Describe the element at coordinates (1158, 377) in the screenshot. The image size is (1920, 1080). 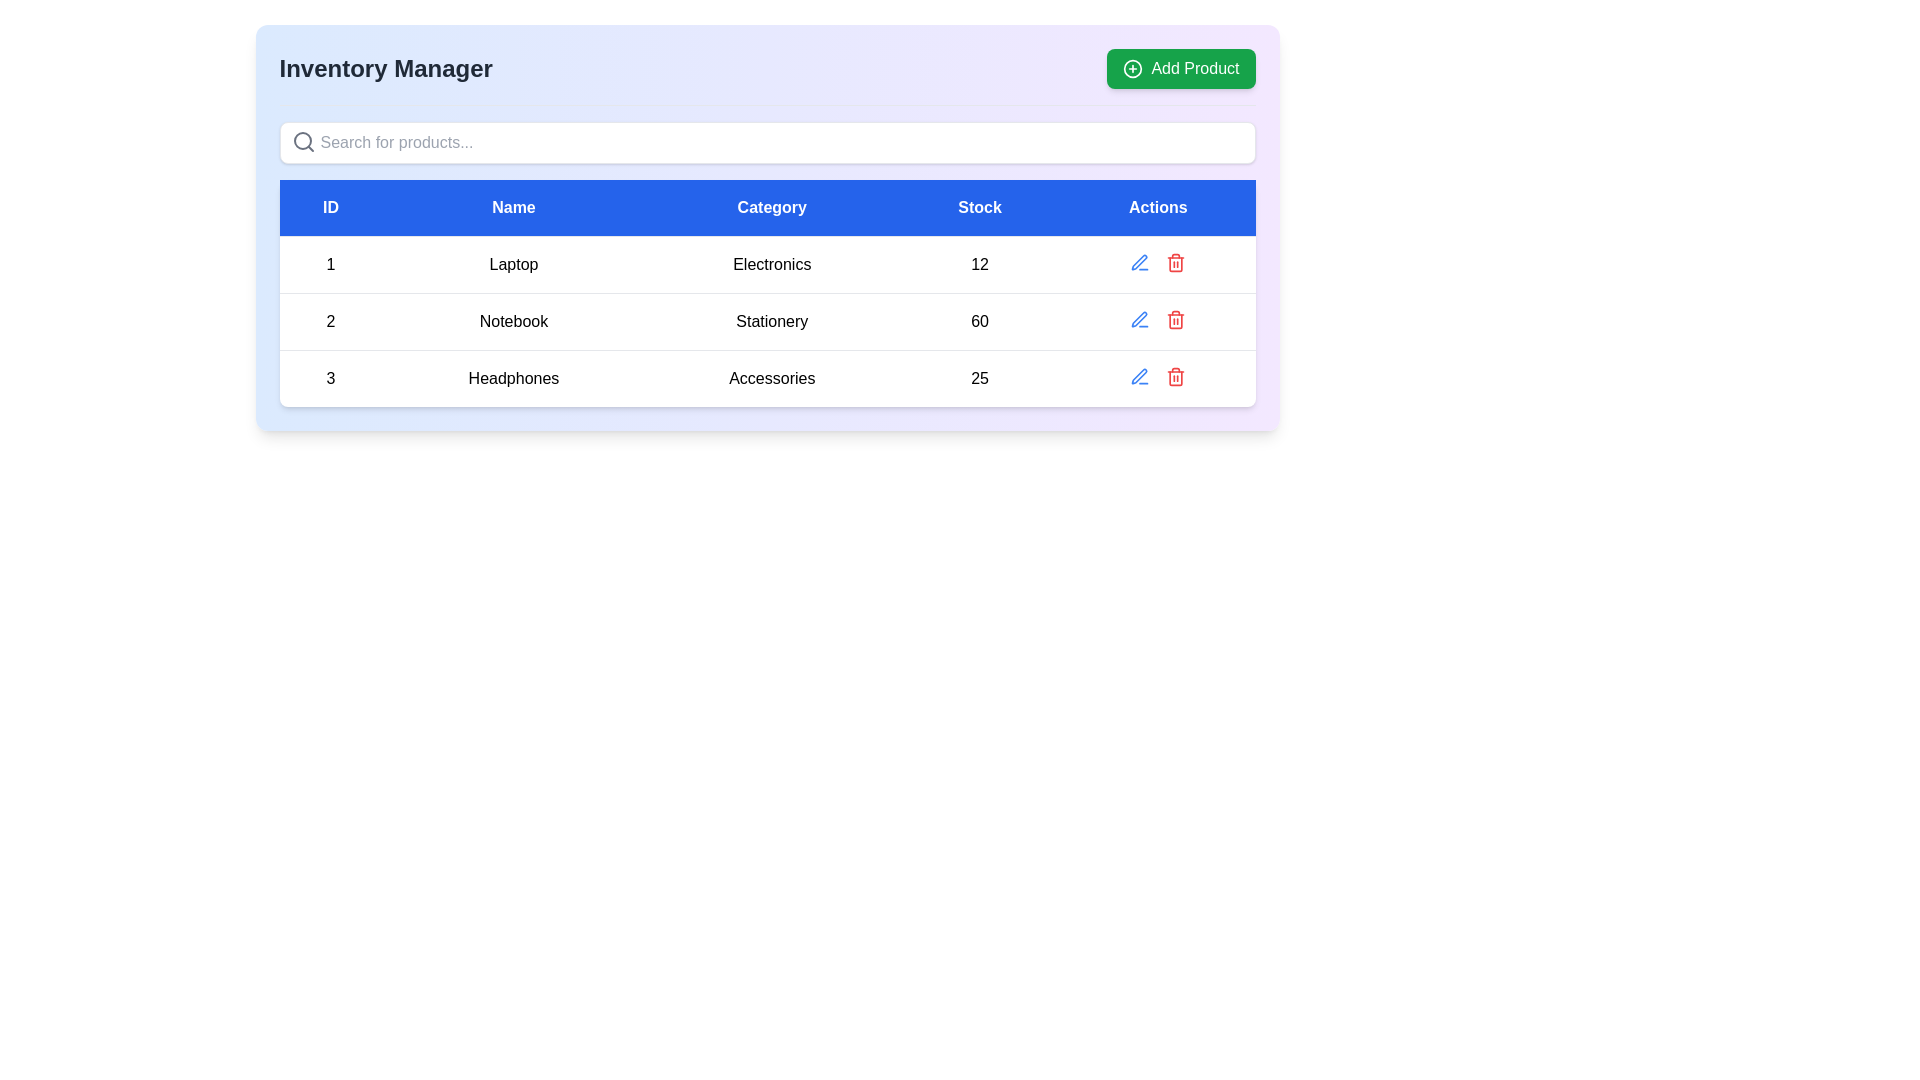
I see `the Toolbar with action buttons for the 'Headphones' table entry` at that location.